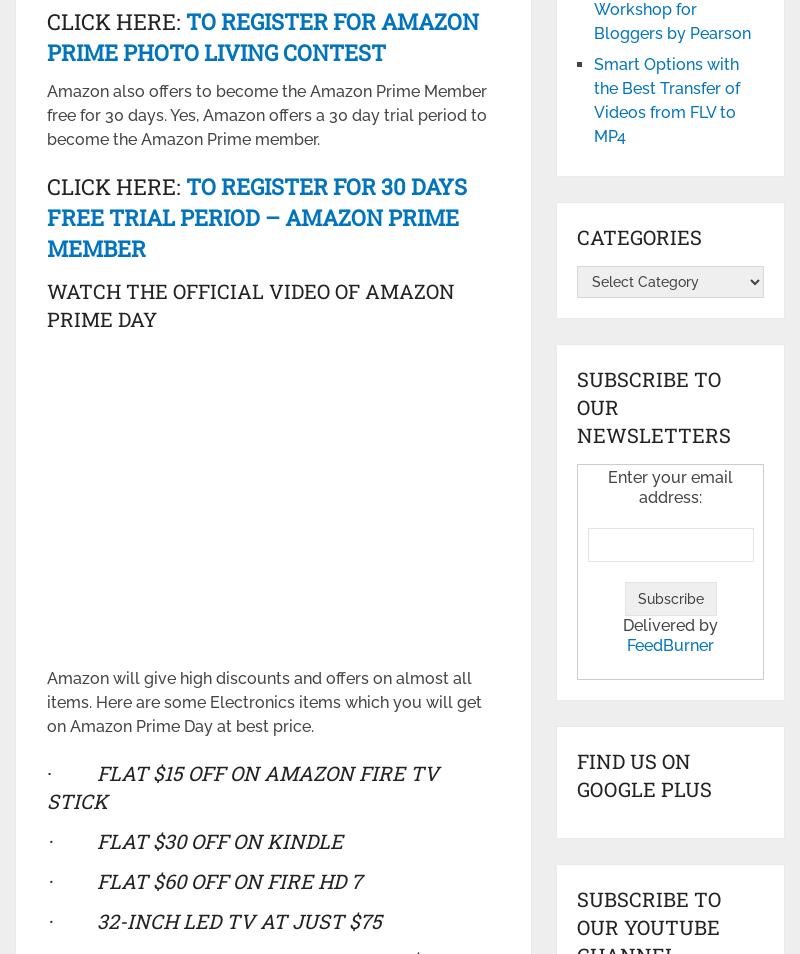  I want to click on 'To Register for 30 days free Trial Period – Amazon Prime Member', so click(45, 216).